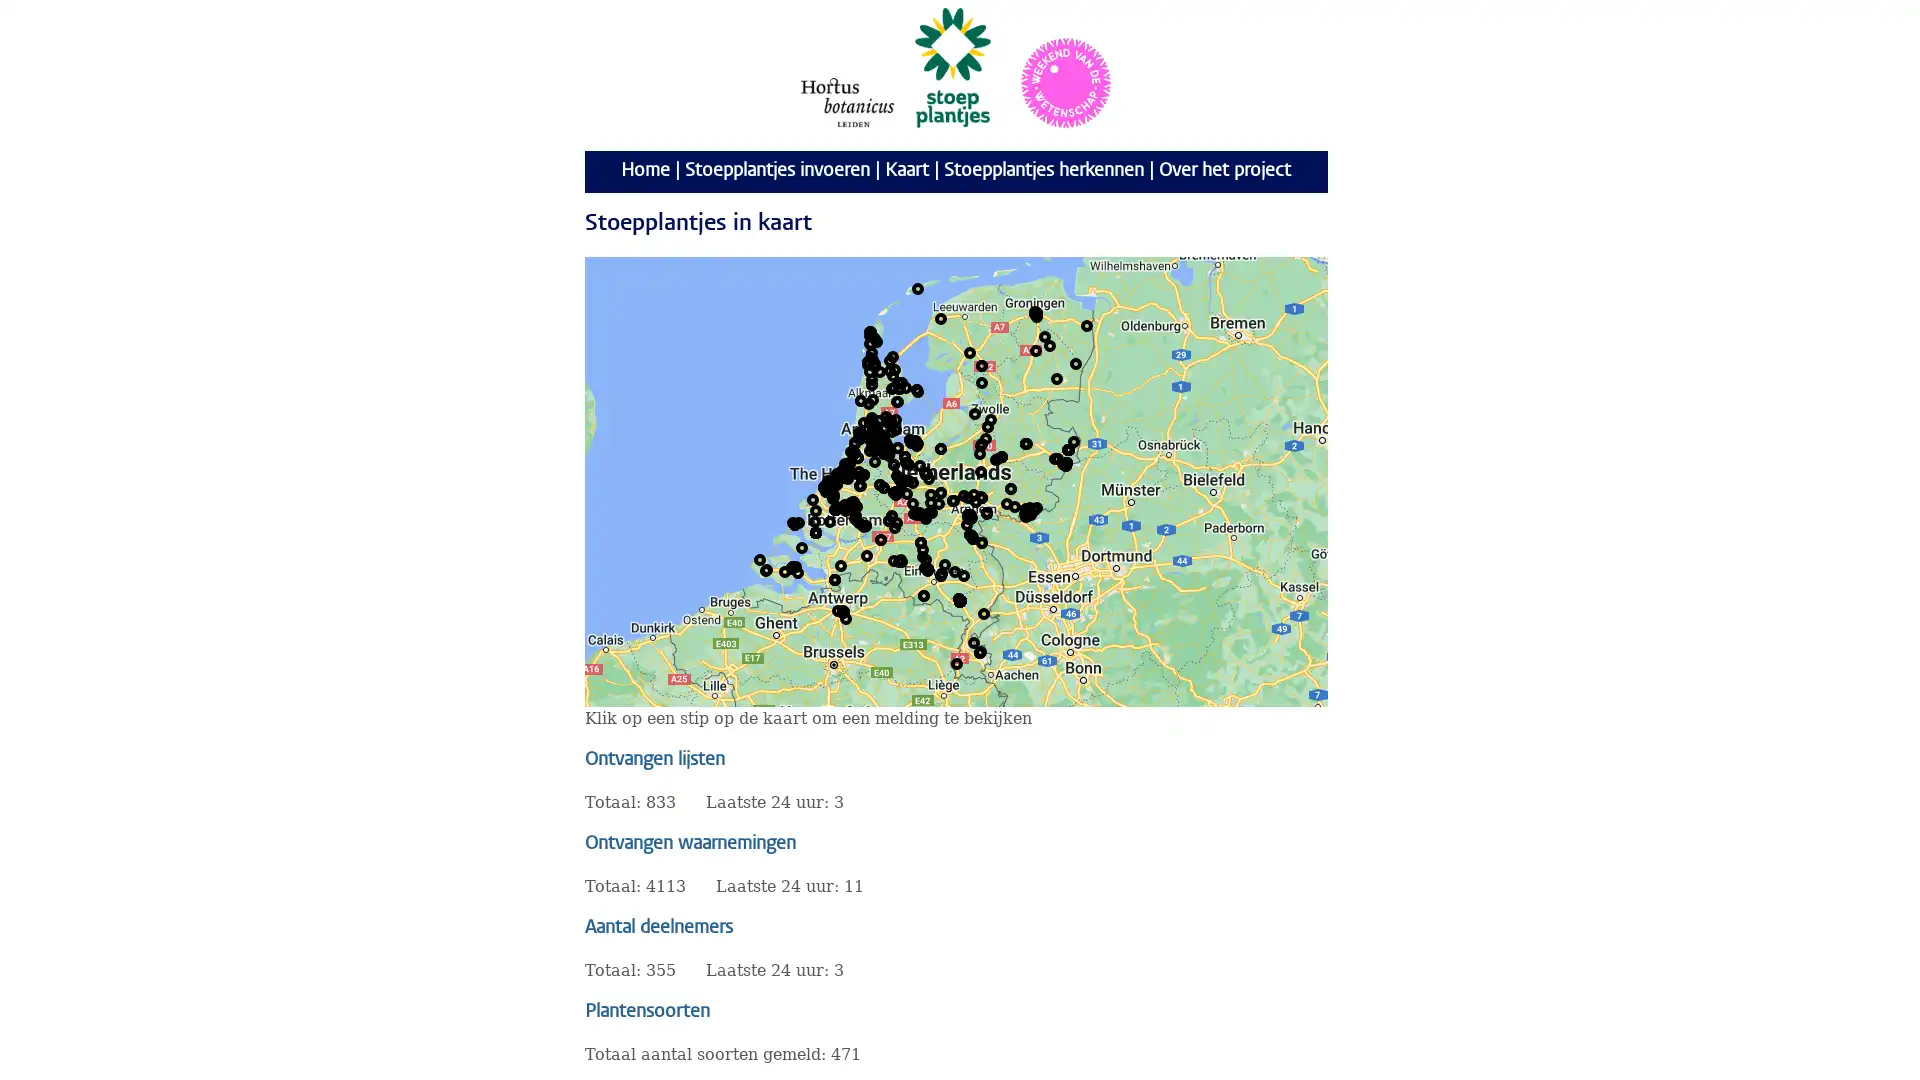 The width and height of the screenshot is (1920, 1080). Describe the element at coordinates (858, 456) in the screenshot. I see `Telling van Axel Gunderson op 26 april 2022` at that location.